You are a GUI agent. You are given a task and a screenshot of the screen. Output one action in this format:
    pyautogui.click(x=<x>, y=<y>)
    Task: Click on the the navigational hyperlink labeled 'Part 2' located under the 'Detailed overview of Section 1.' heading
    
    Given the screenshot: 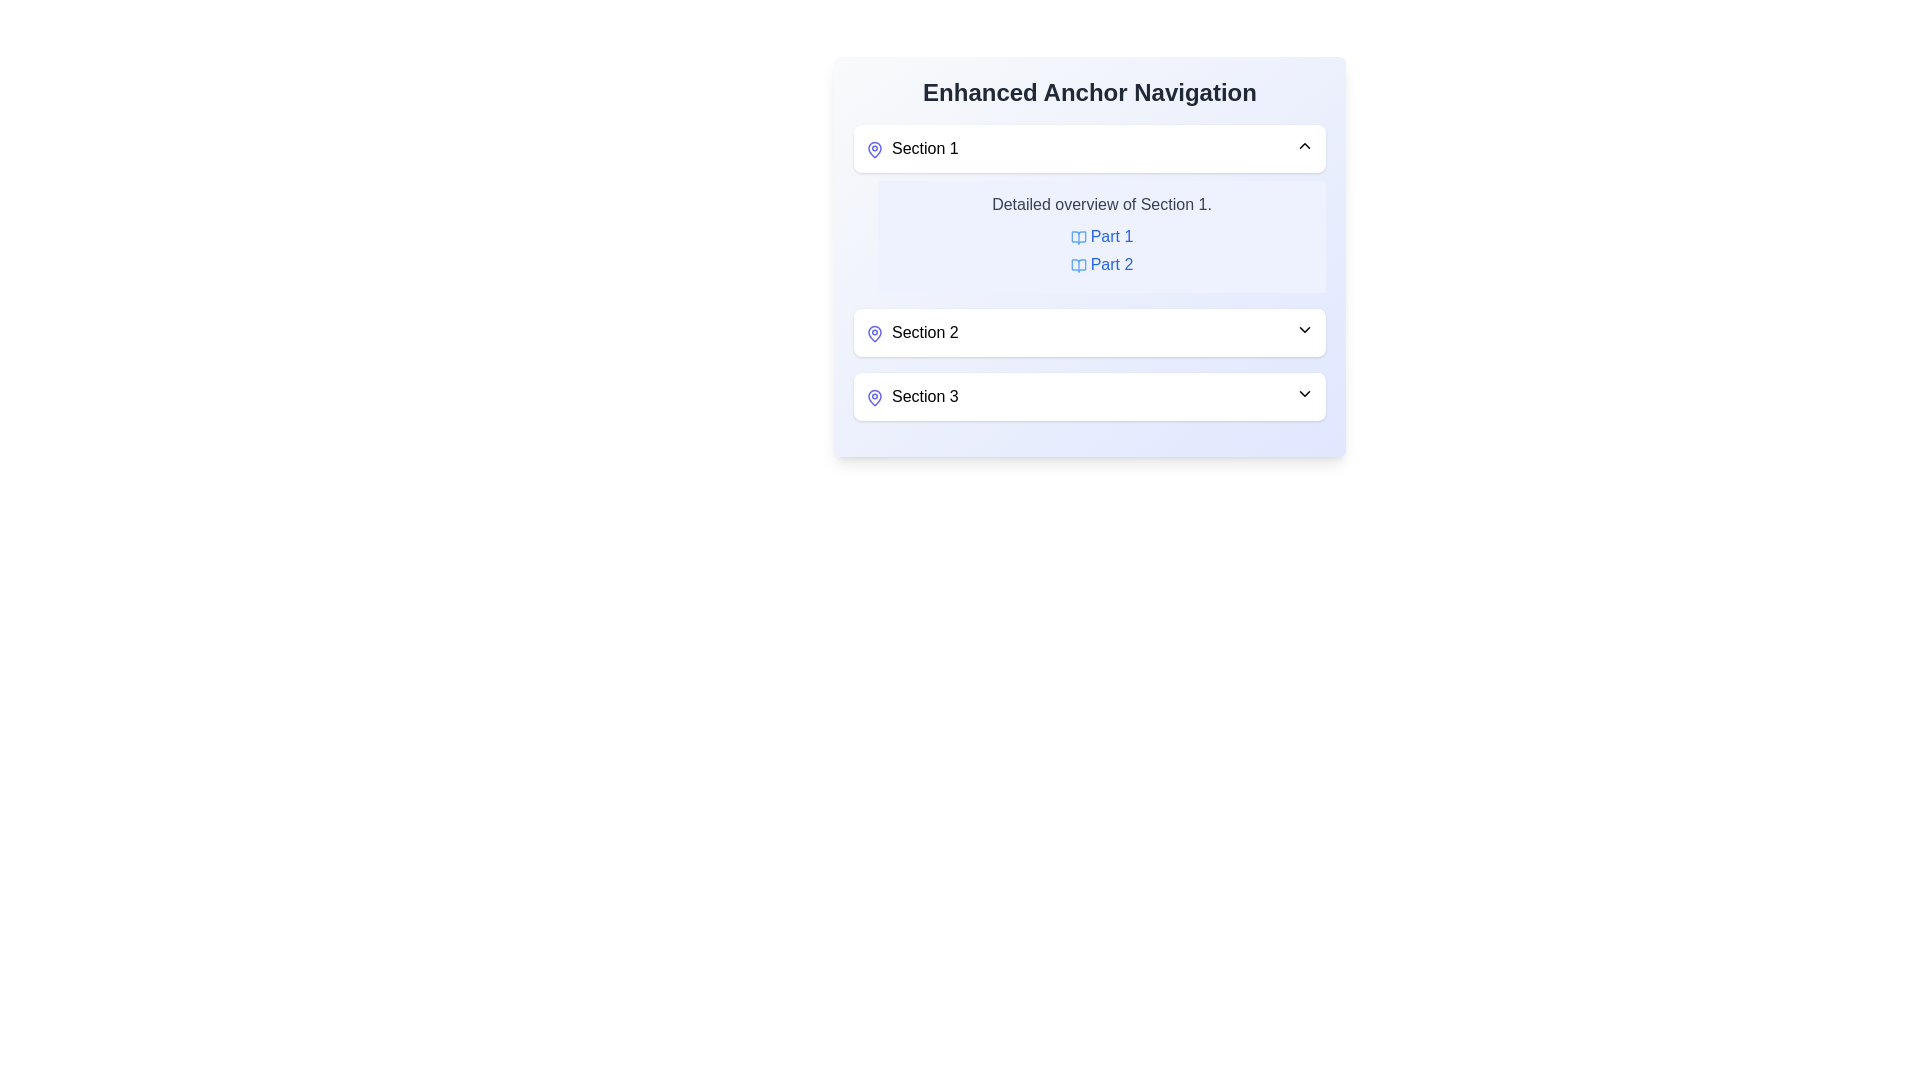 What is the action you would take?
    pyautogui.click(x=1101, y=262)
    